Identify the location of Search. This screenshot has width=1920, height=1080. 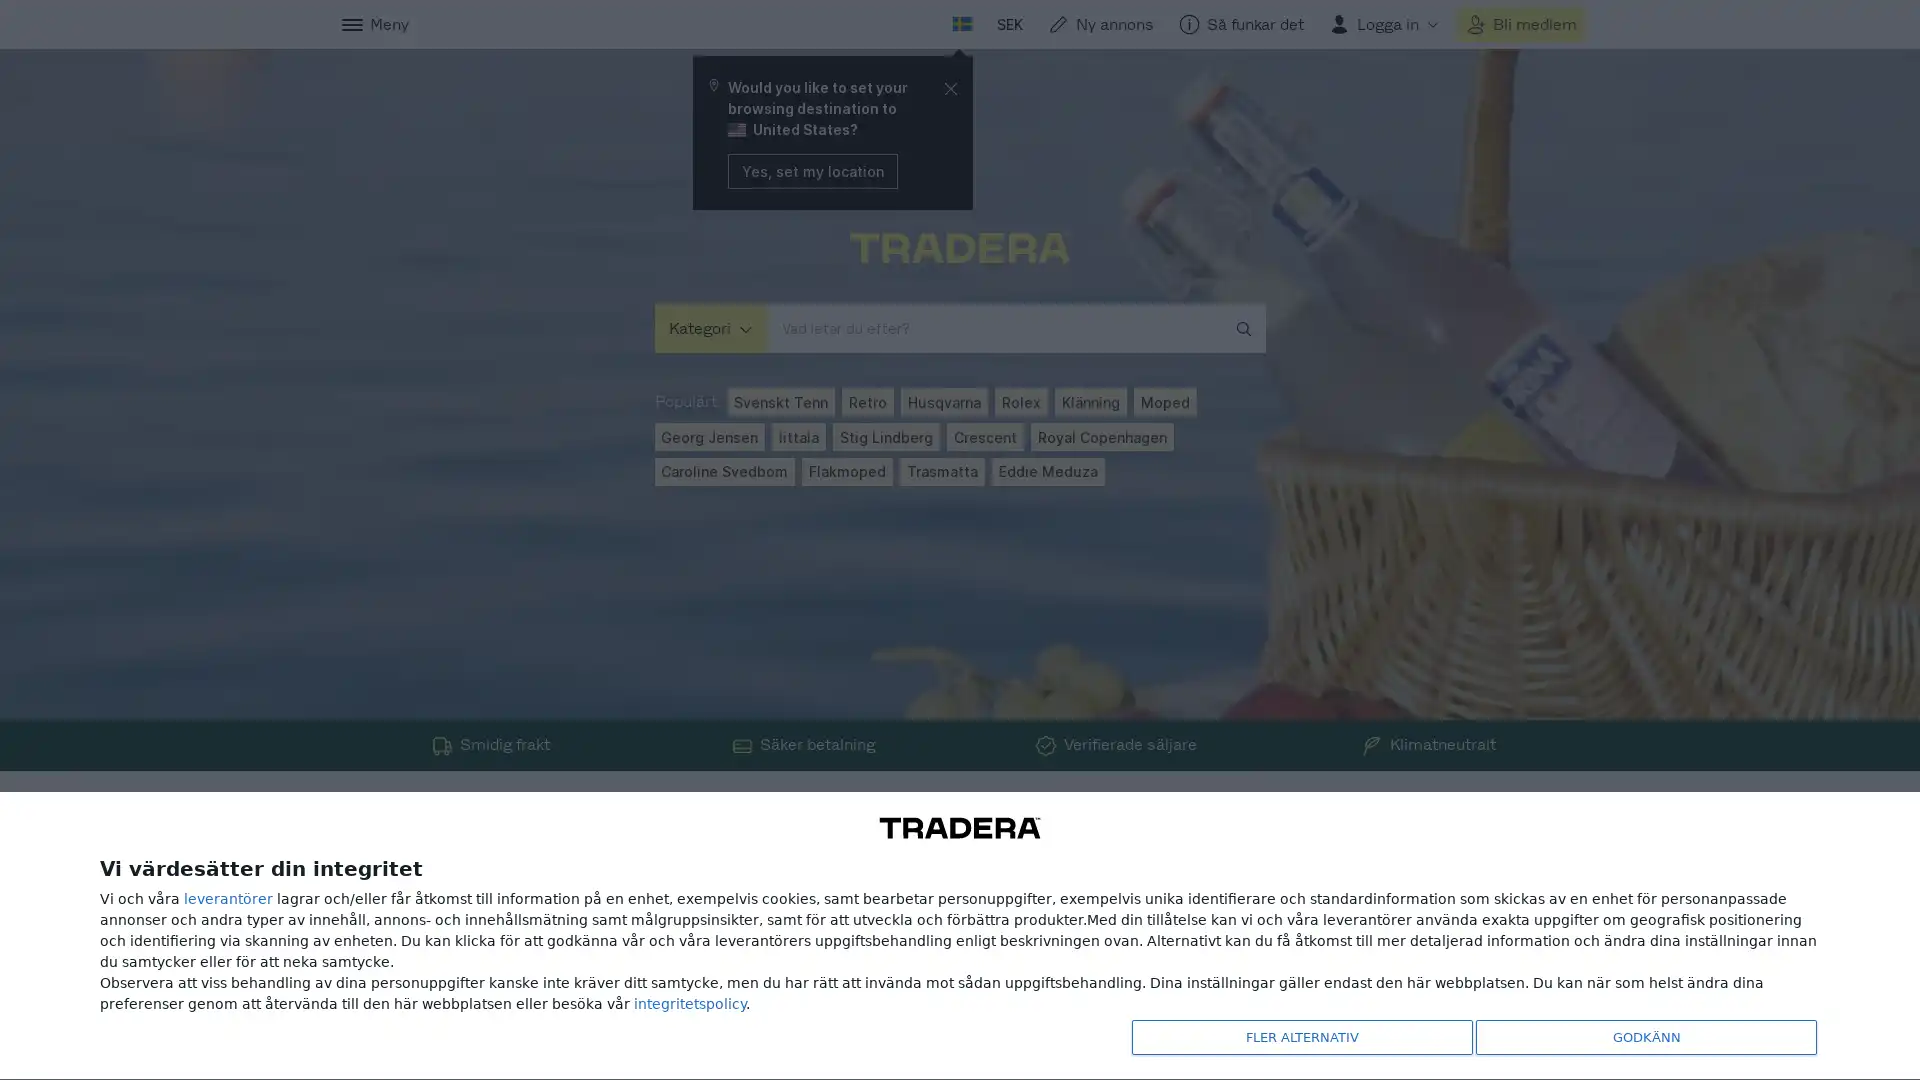
(1248, 327).